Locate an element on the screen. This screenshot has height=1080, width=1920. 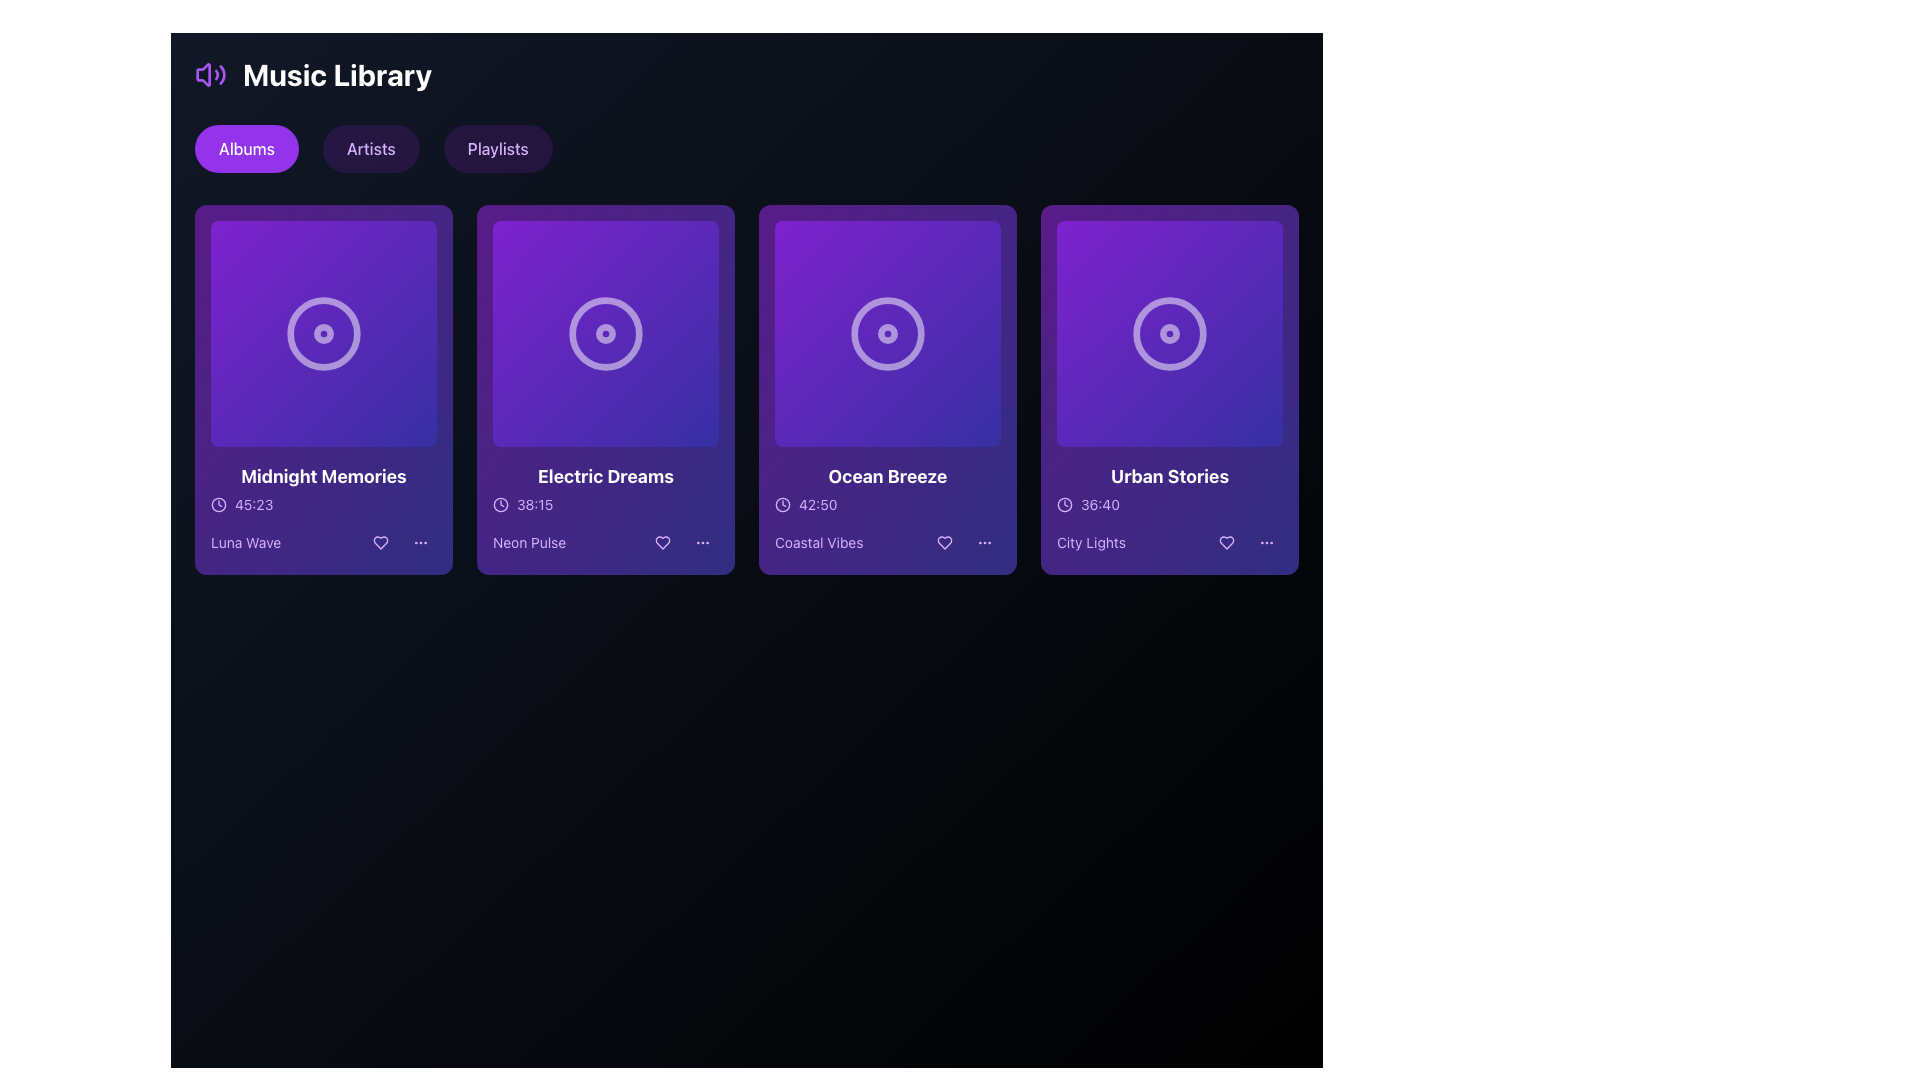
the 'Artists' button, which is a horizontally rounded rectangle with a purple background, located between the 'Albums' and 'Playlists' buttons in the Music Library interface is located at coordinates (371, 148).